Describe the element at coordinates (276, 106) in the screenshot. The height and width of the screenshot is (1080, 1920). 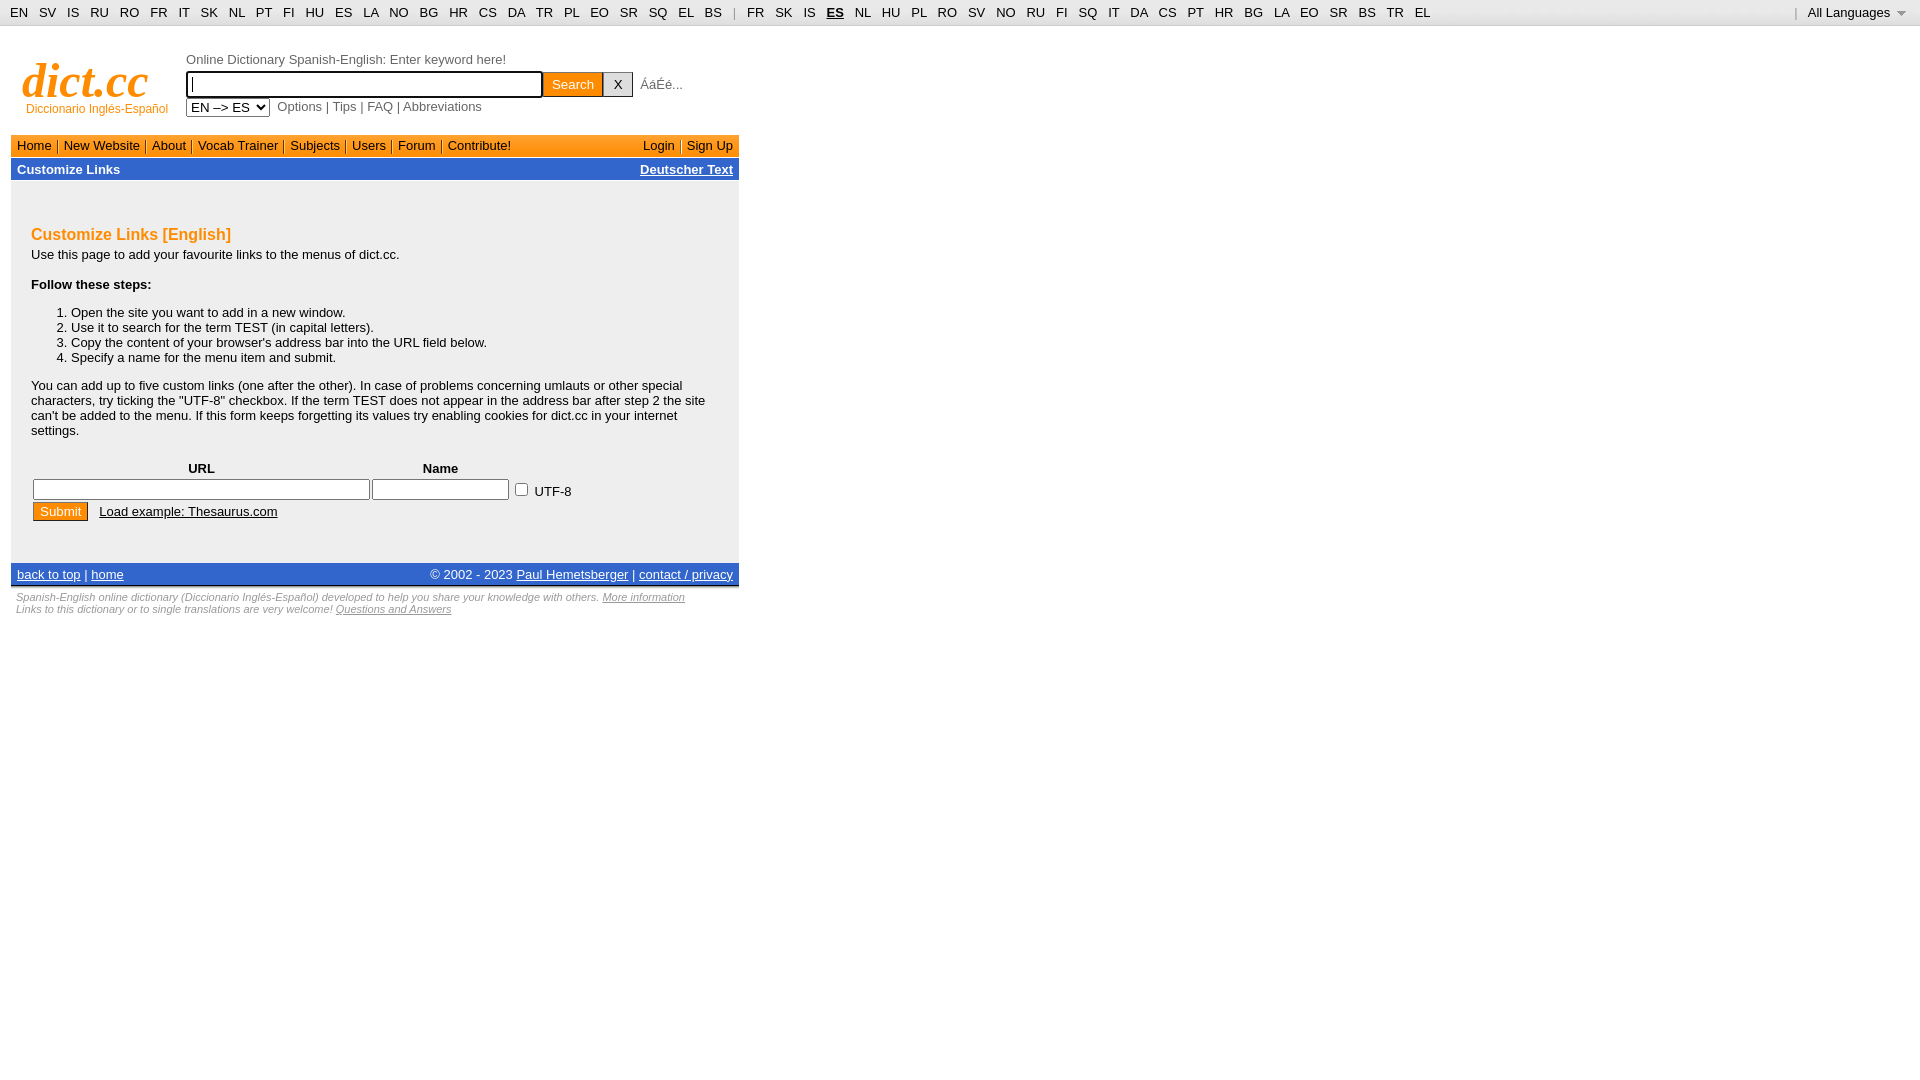
I see `'Options'` at that location.